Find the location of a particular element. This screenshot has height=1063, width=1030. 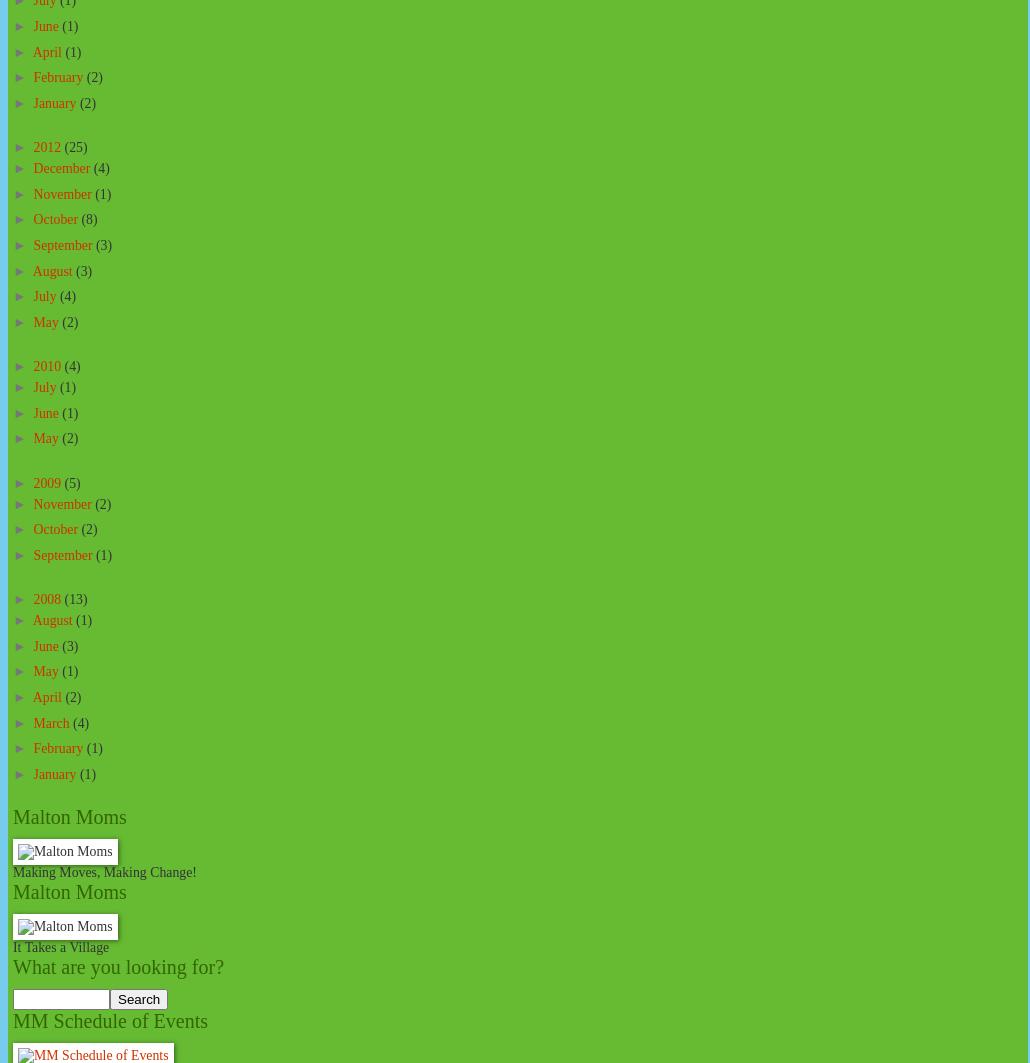

'Making Moves, Making Change!' is located at coordinates (103, 871).